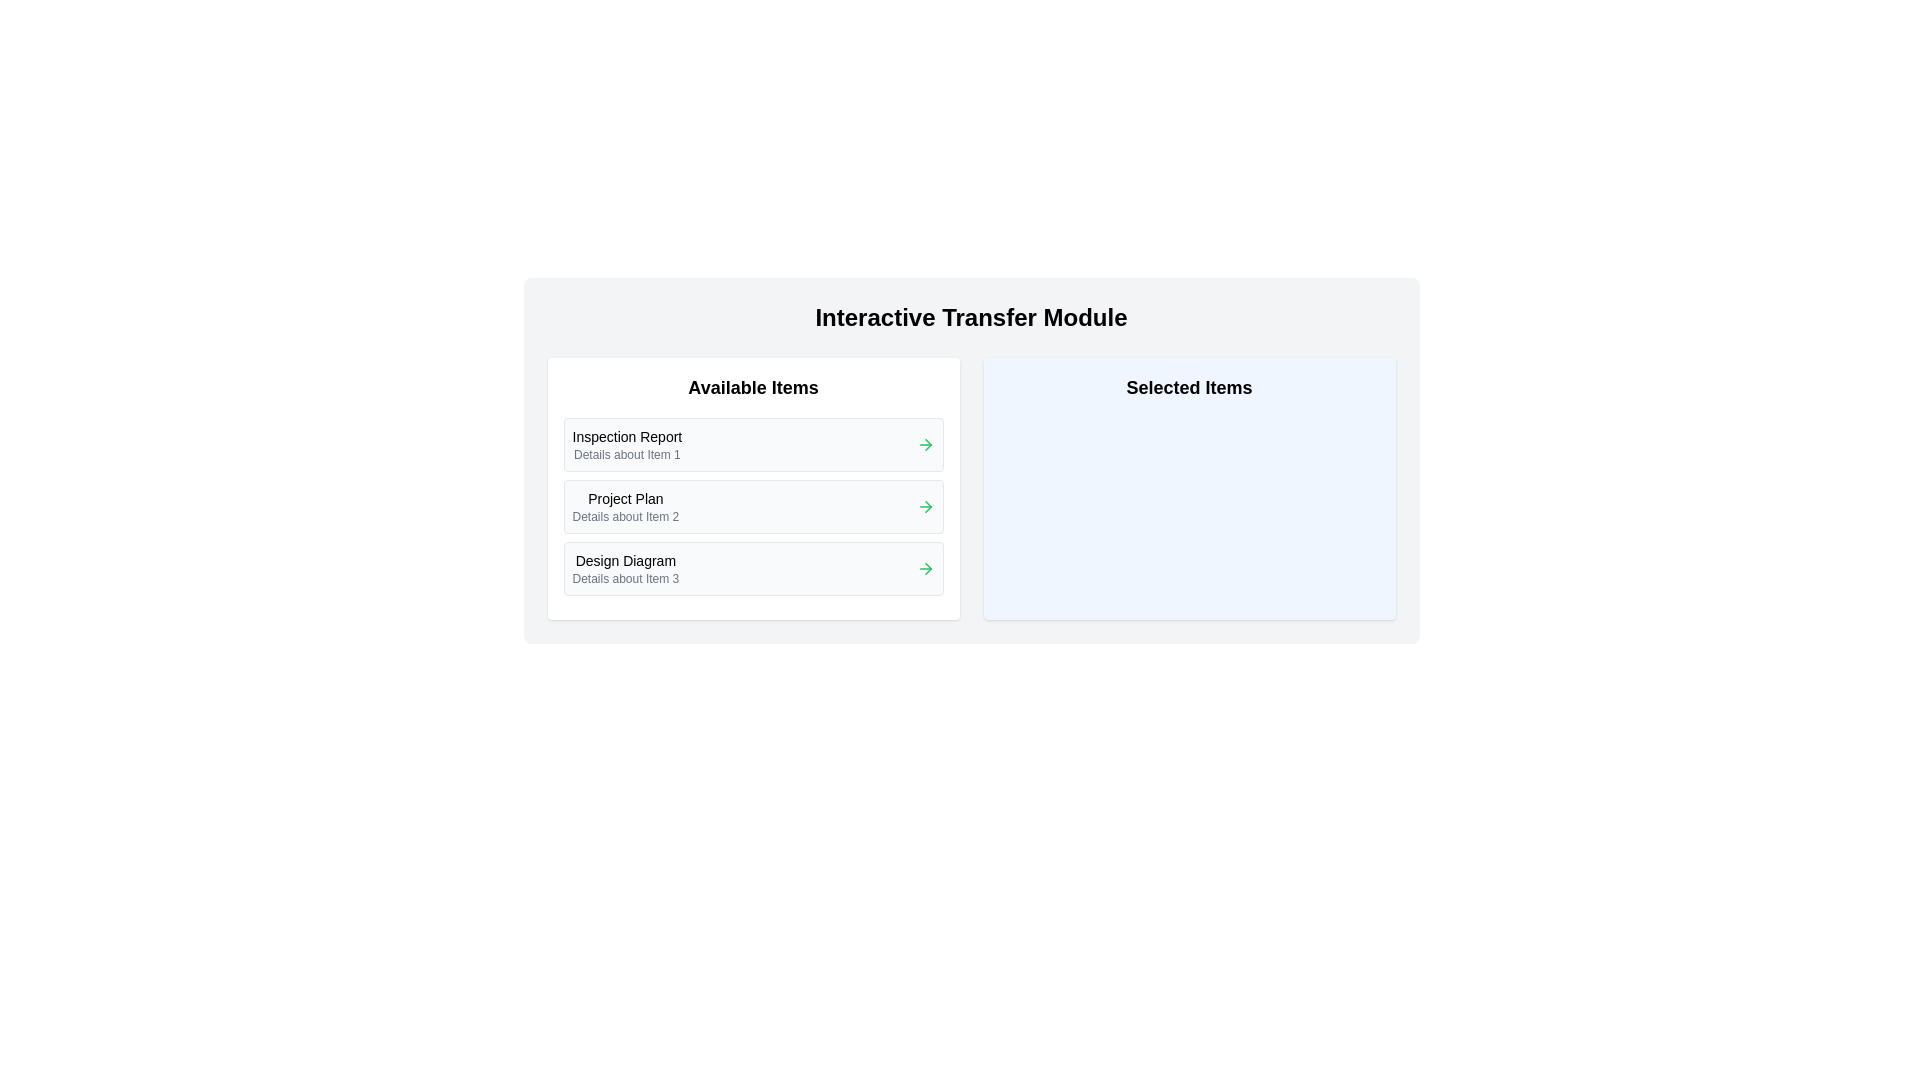  I want to click on the rightward arrow icon located to the right of the 'Project Plan' entry in the 'Available Items' section, so click(927, 505).